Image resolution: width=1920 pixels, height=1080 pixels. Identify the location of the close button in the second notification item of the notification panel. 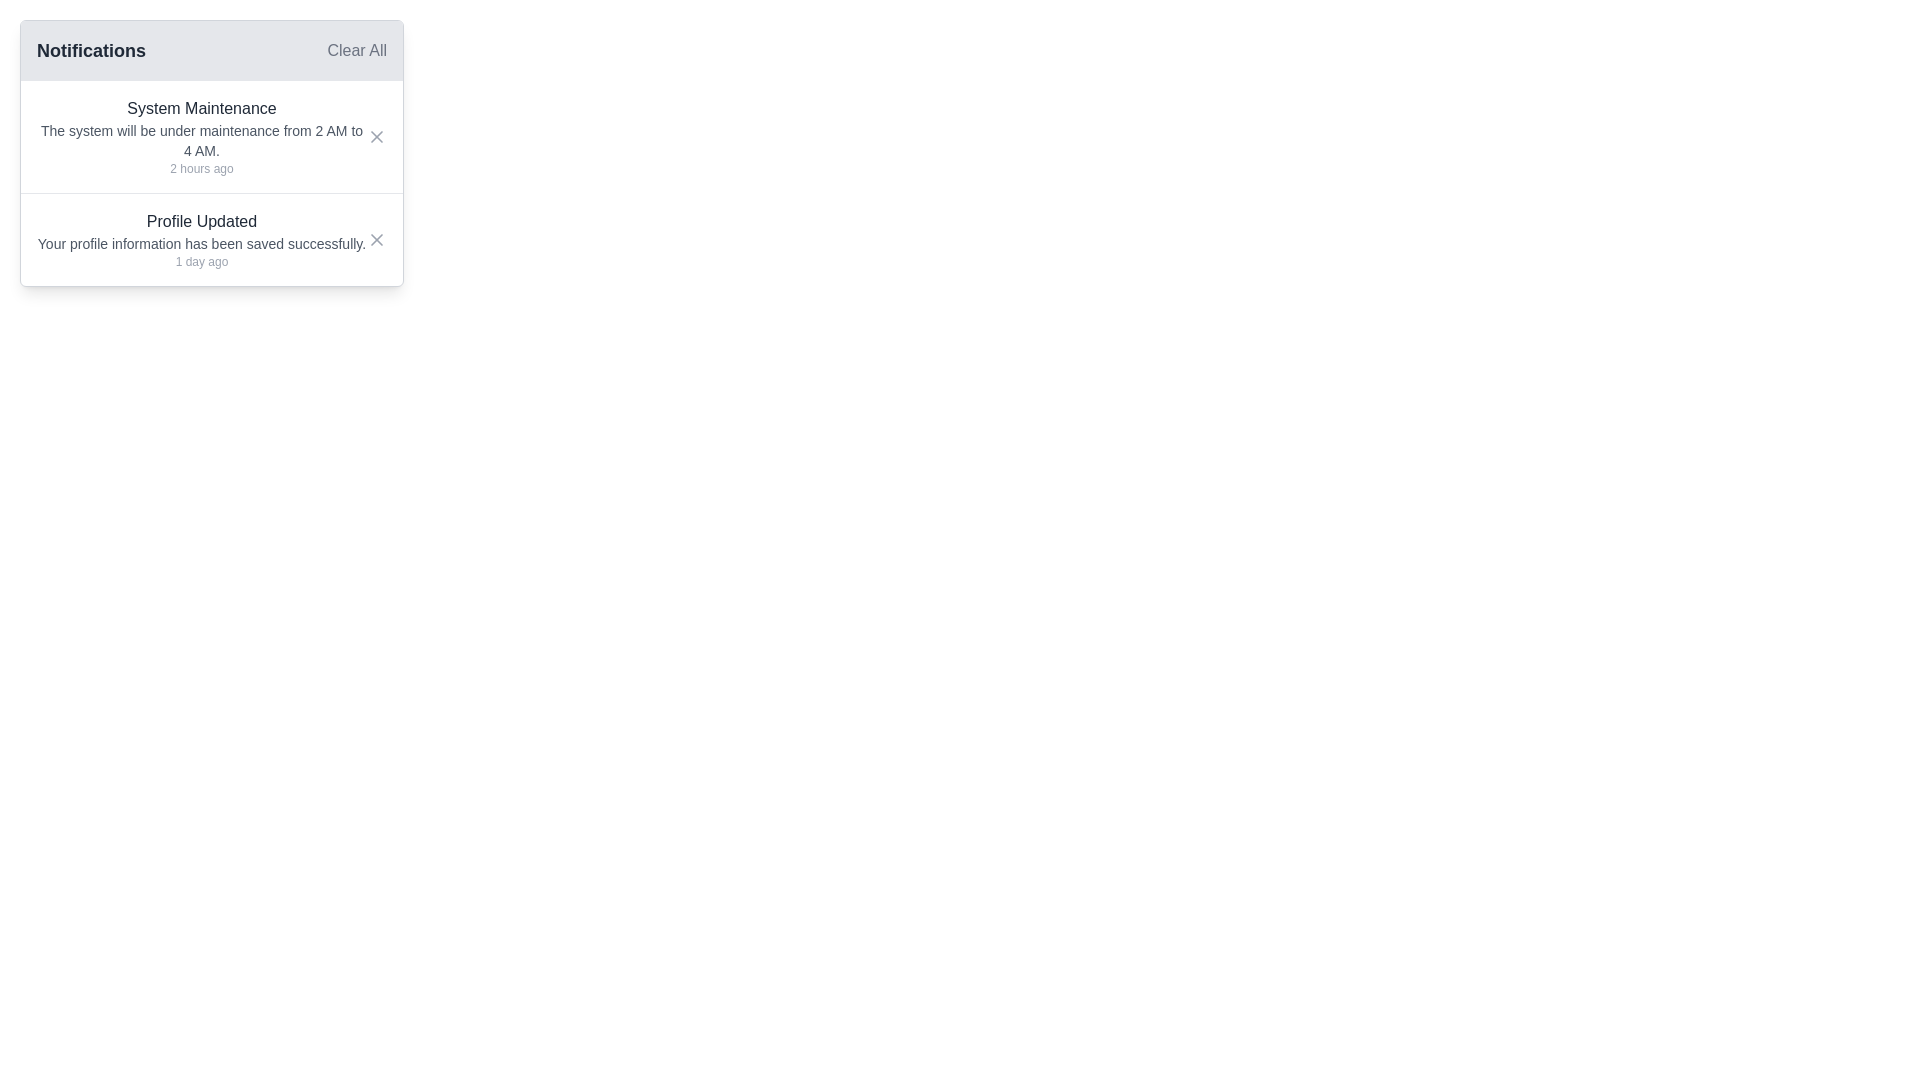
(377, 238).